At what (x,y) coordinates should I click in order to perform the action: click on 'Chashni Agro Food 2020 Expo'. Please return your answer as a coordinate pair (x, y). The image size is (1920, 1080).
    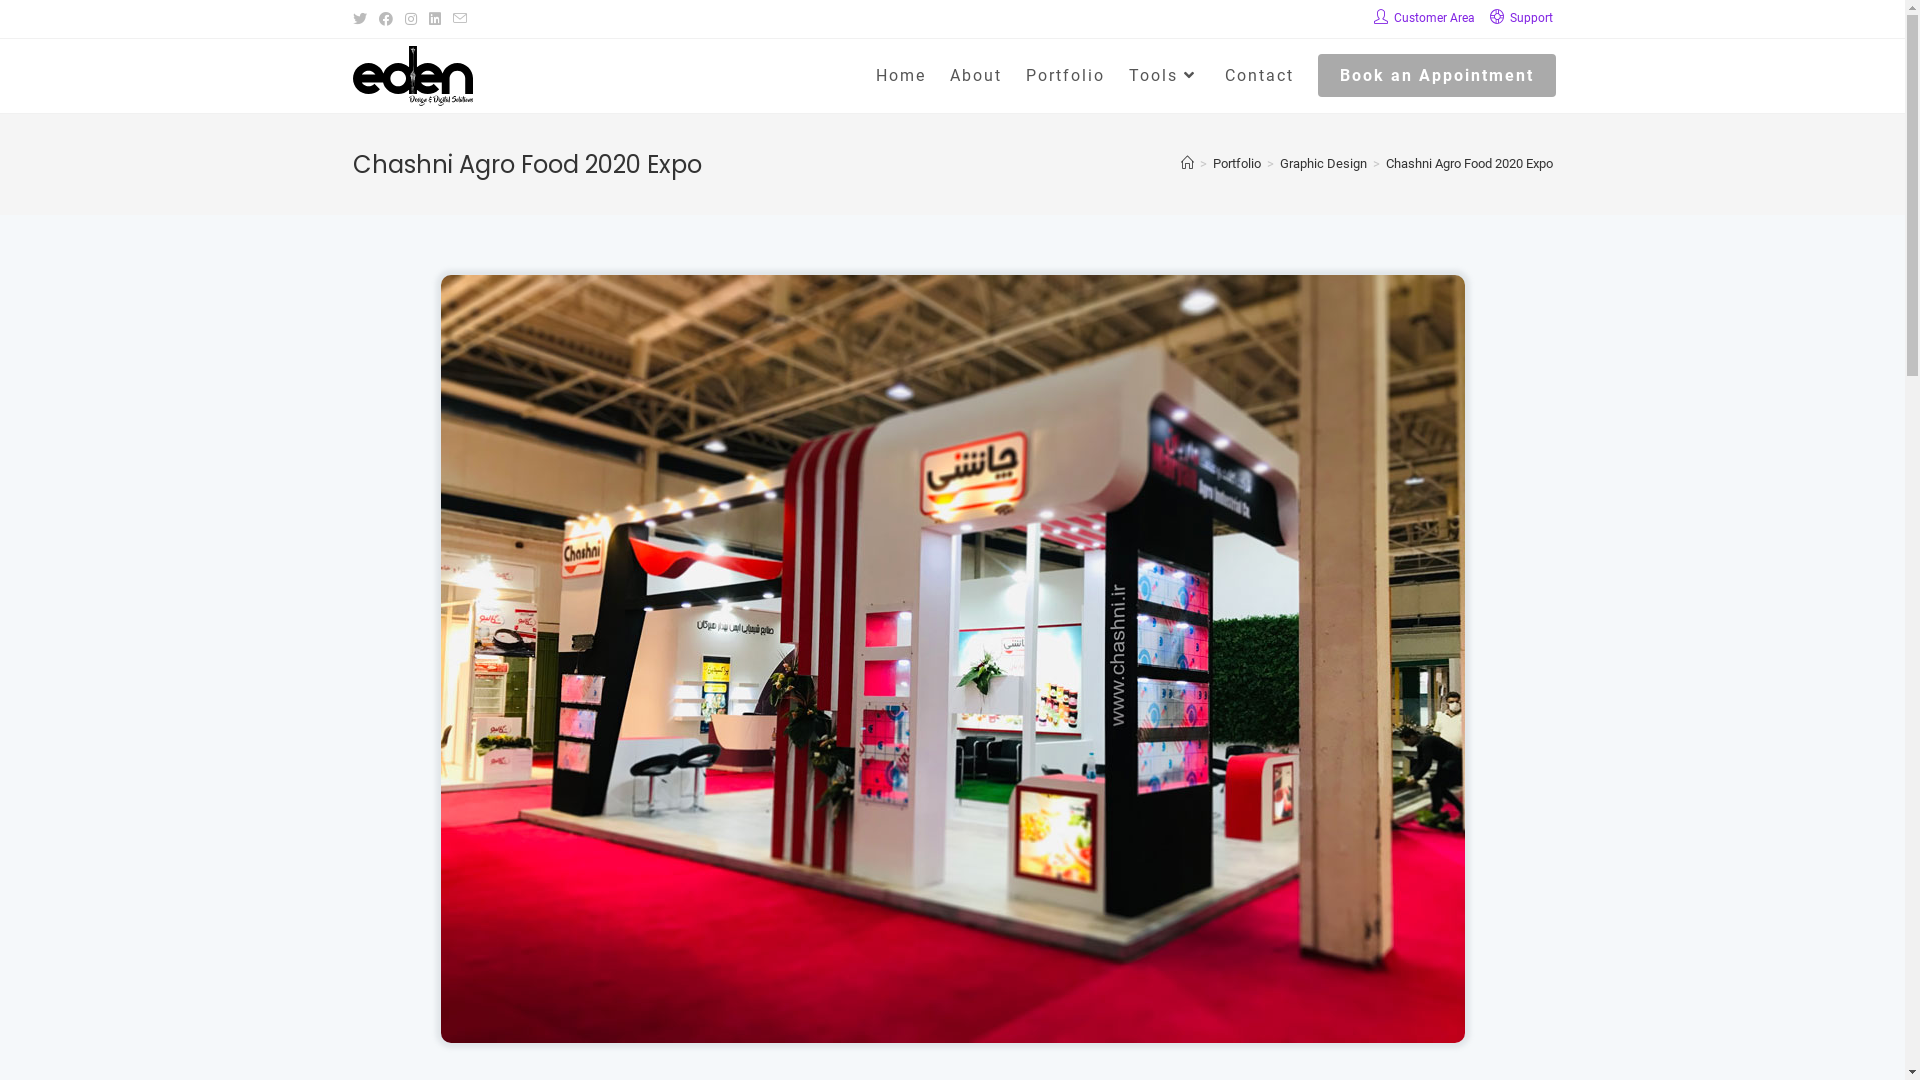
    Looking at the image, I should click on (1469, 162).